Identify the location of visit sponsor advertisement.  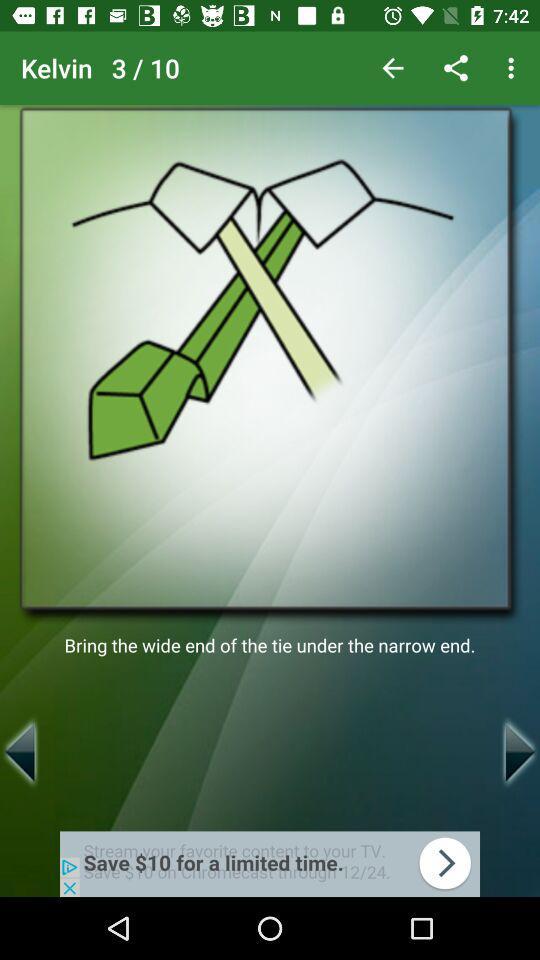
(270, 863).